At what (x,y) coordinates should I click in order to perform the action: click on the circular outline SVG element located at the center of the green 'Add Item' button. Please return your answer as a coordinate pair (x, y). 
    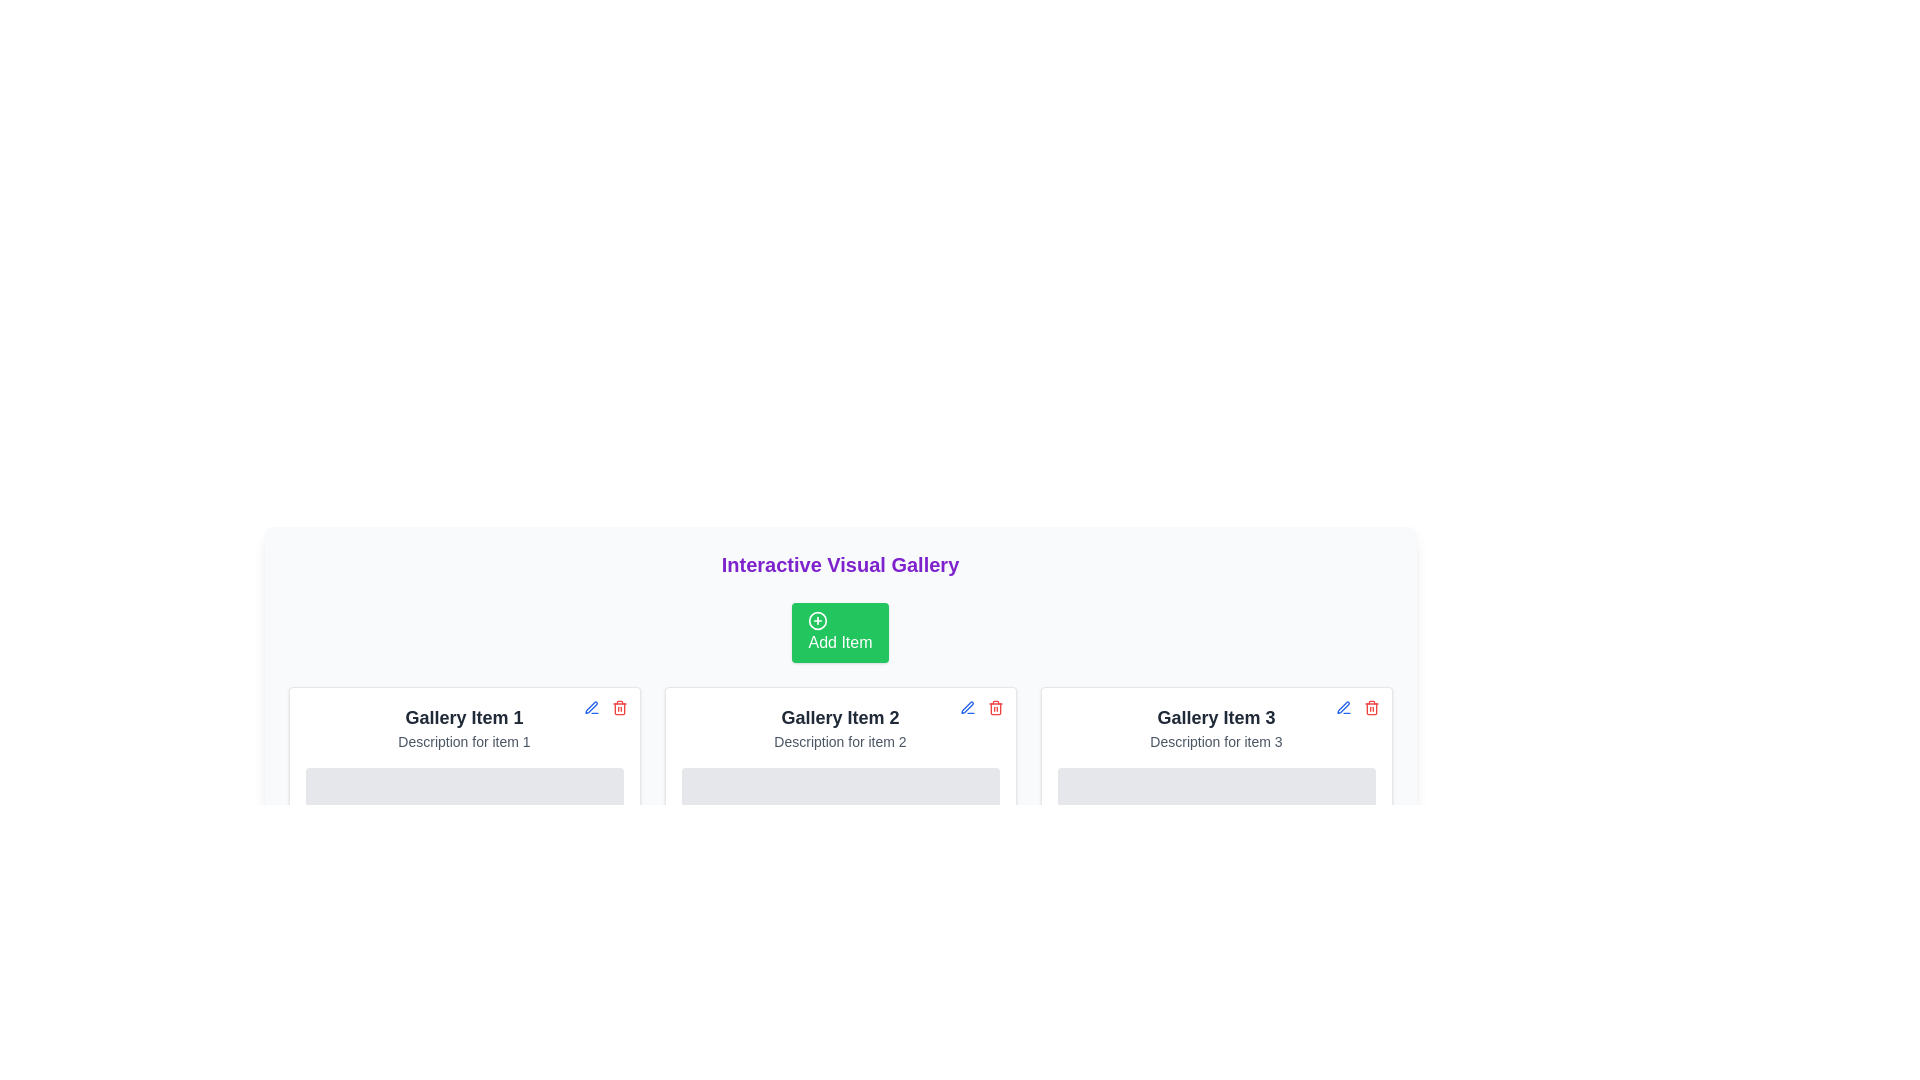
    Looking at the image, I should click on (818, 620).